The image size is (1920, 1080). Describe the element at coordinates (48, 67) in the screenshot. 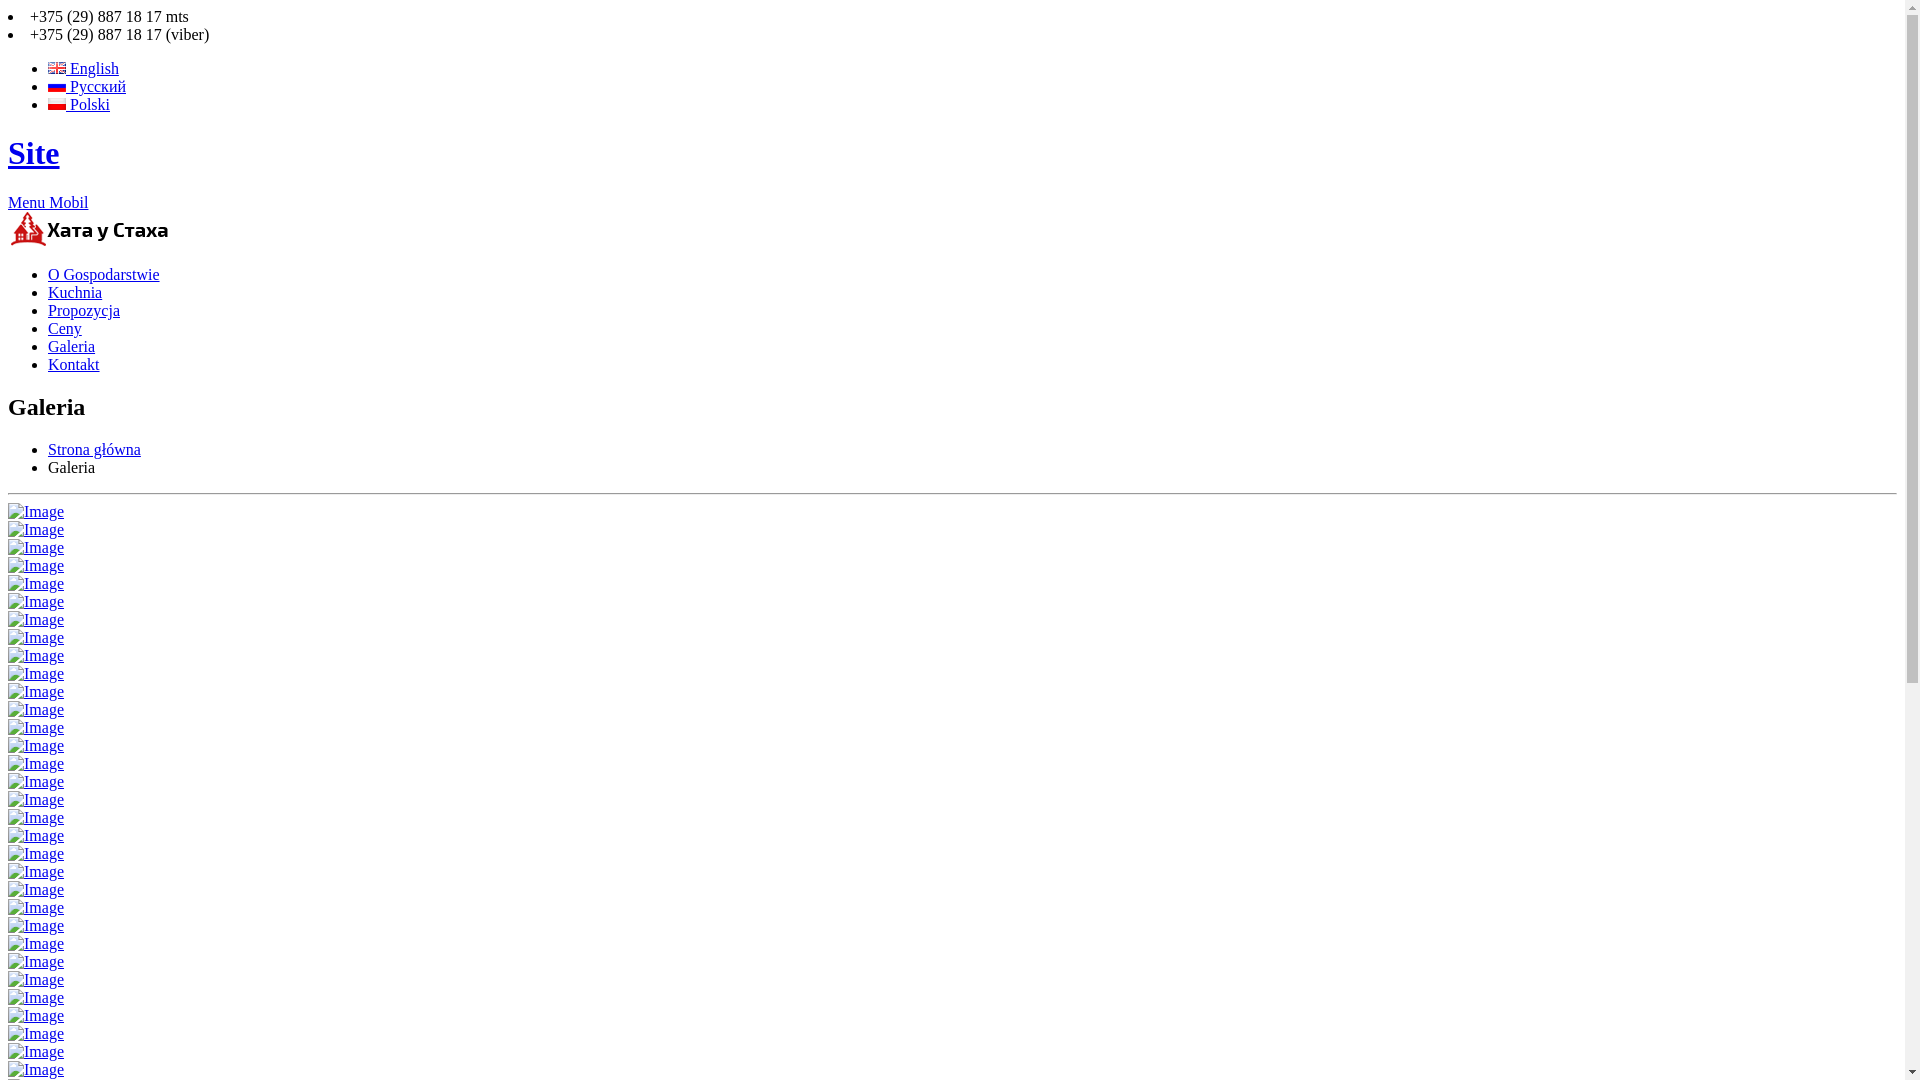

I see `'English'` at that location.